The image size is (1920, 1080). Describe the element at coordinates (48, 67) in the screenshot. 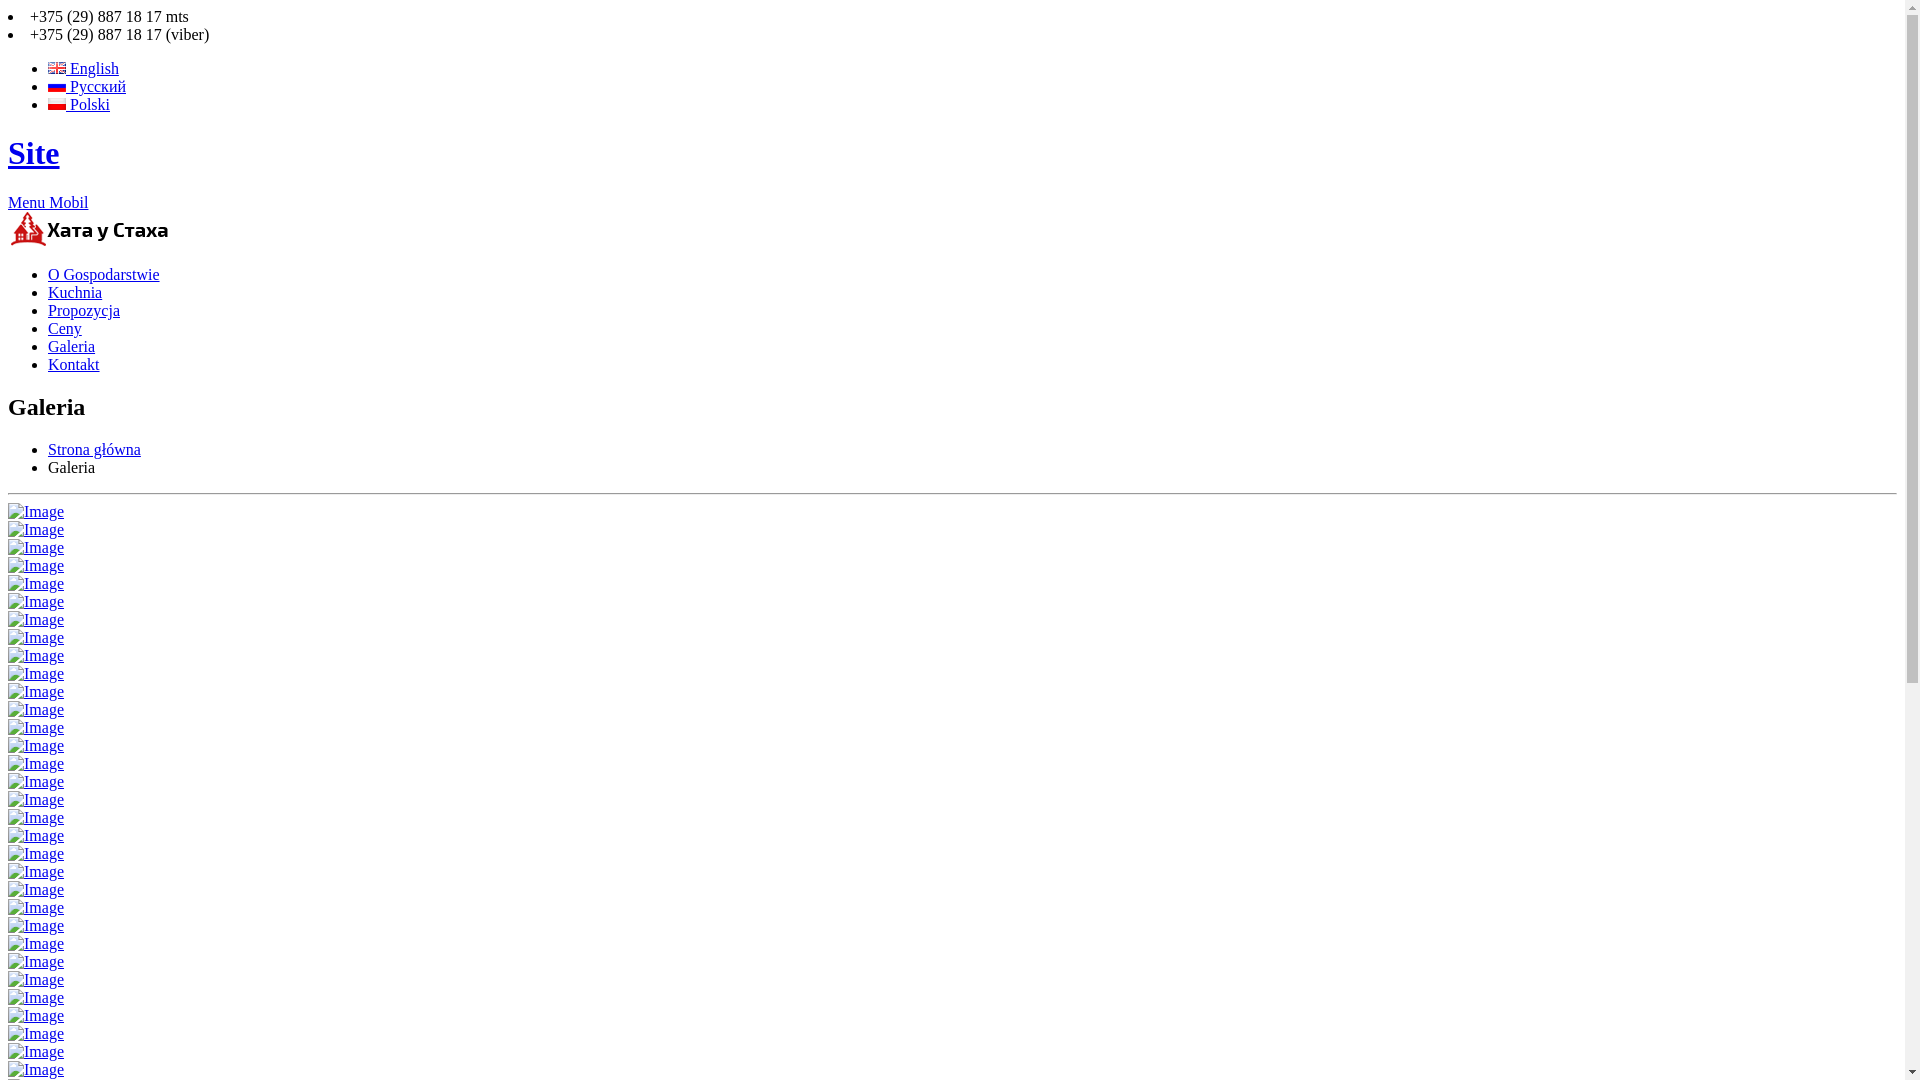

I see `'English'` at that location.